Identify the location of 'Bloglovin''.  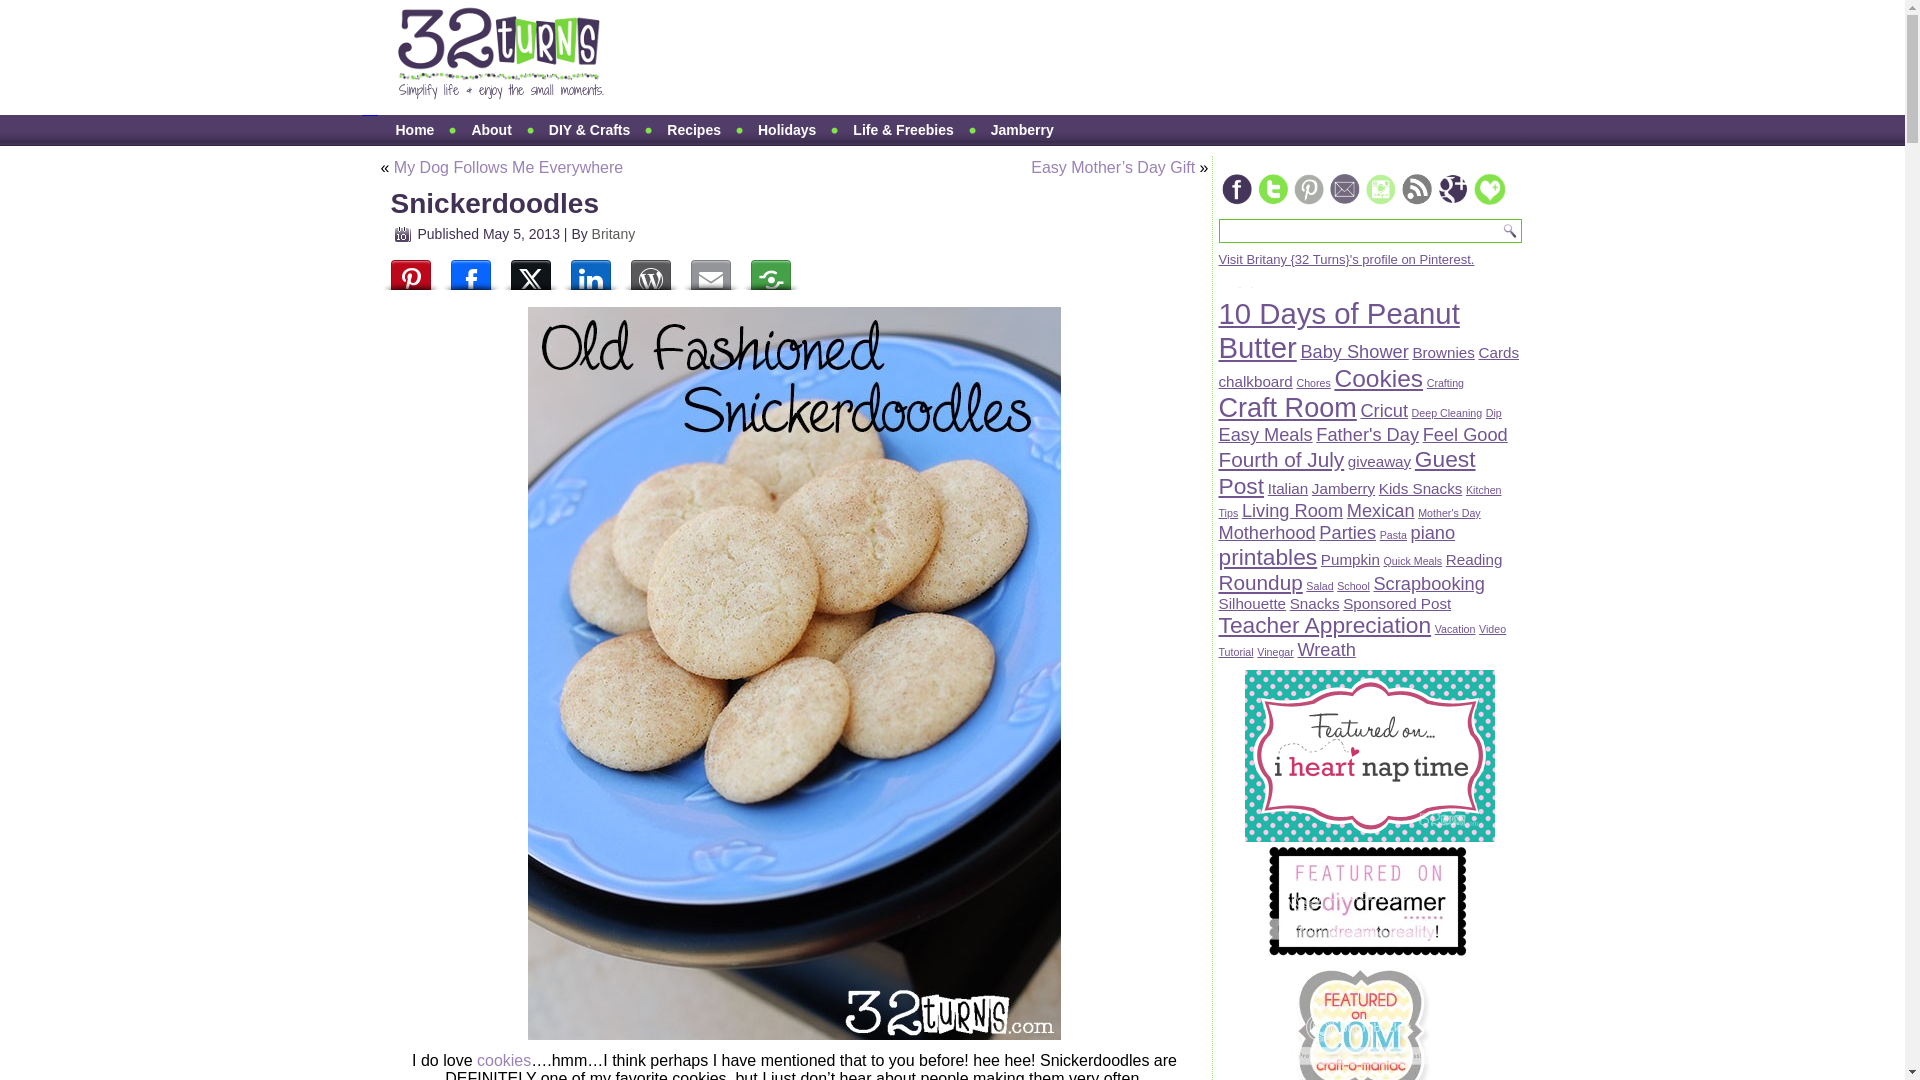
(1469, 202).